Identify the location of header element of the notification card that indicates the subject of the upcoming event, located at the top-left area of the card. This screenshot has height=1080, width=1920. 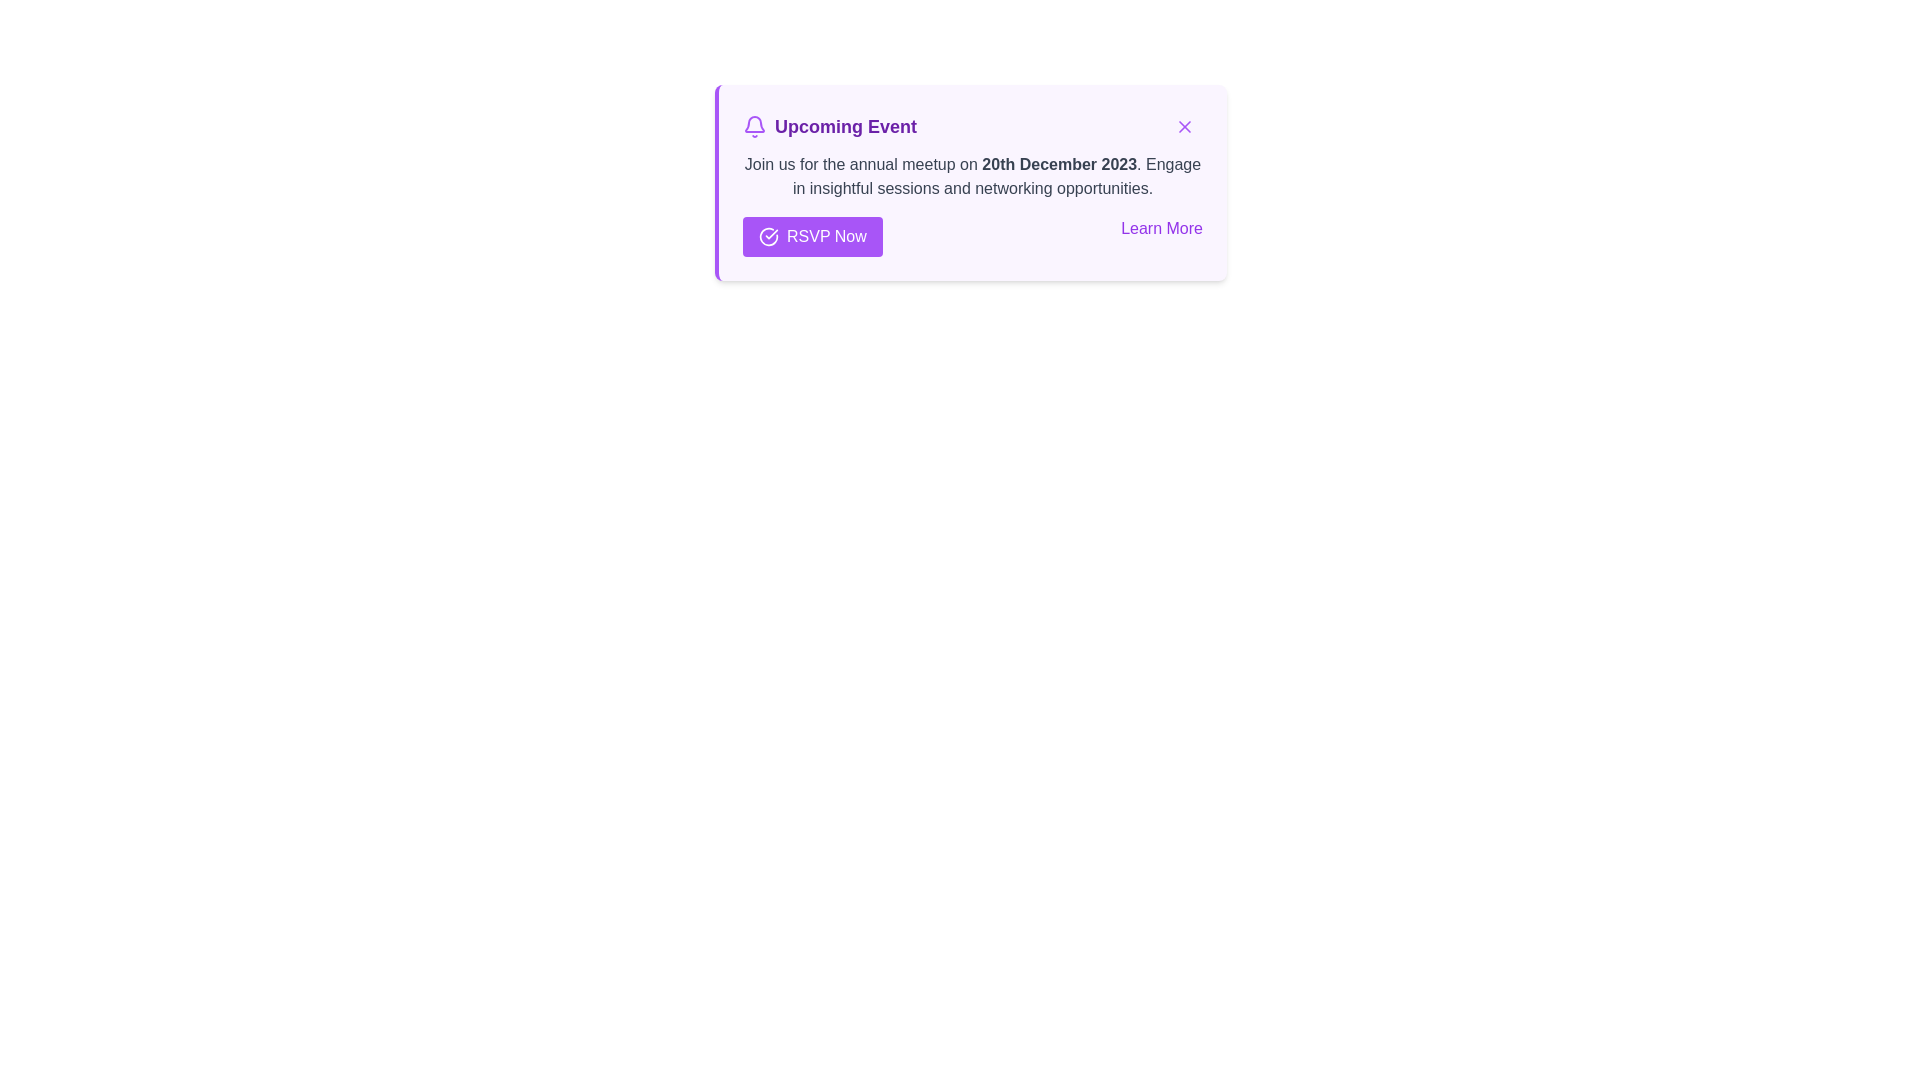
(830, 127).